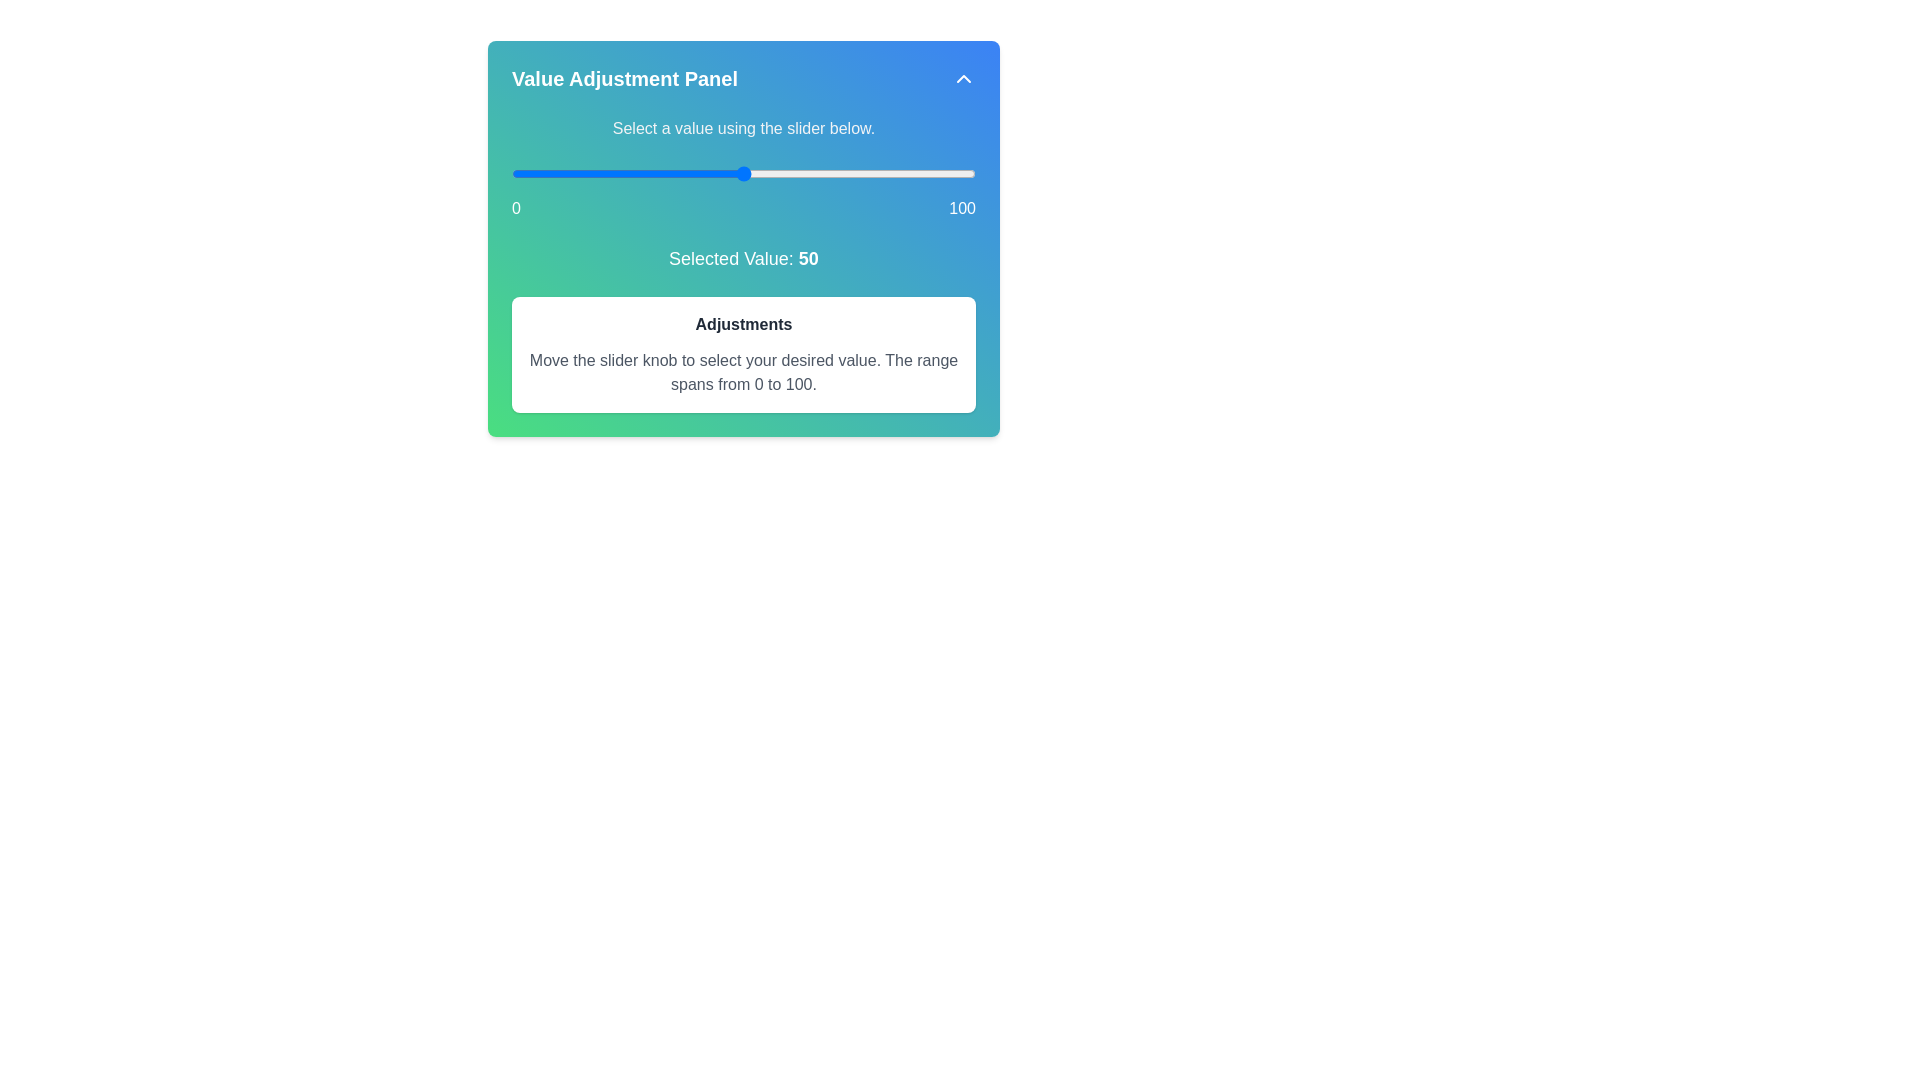 The width and height of the screenshot is (1920, 1080). Describe the element at coordinates (775, 172) in the screenshot. I see `the slider value` at that location.